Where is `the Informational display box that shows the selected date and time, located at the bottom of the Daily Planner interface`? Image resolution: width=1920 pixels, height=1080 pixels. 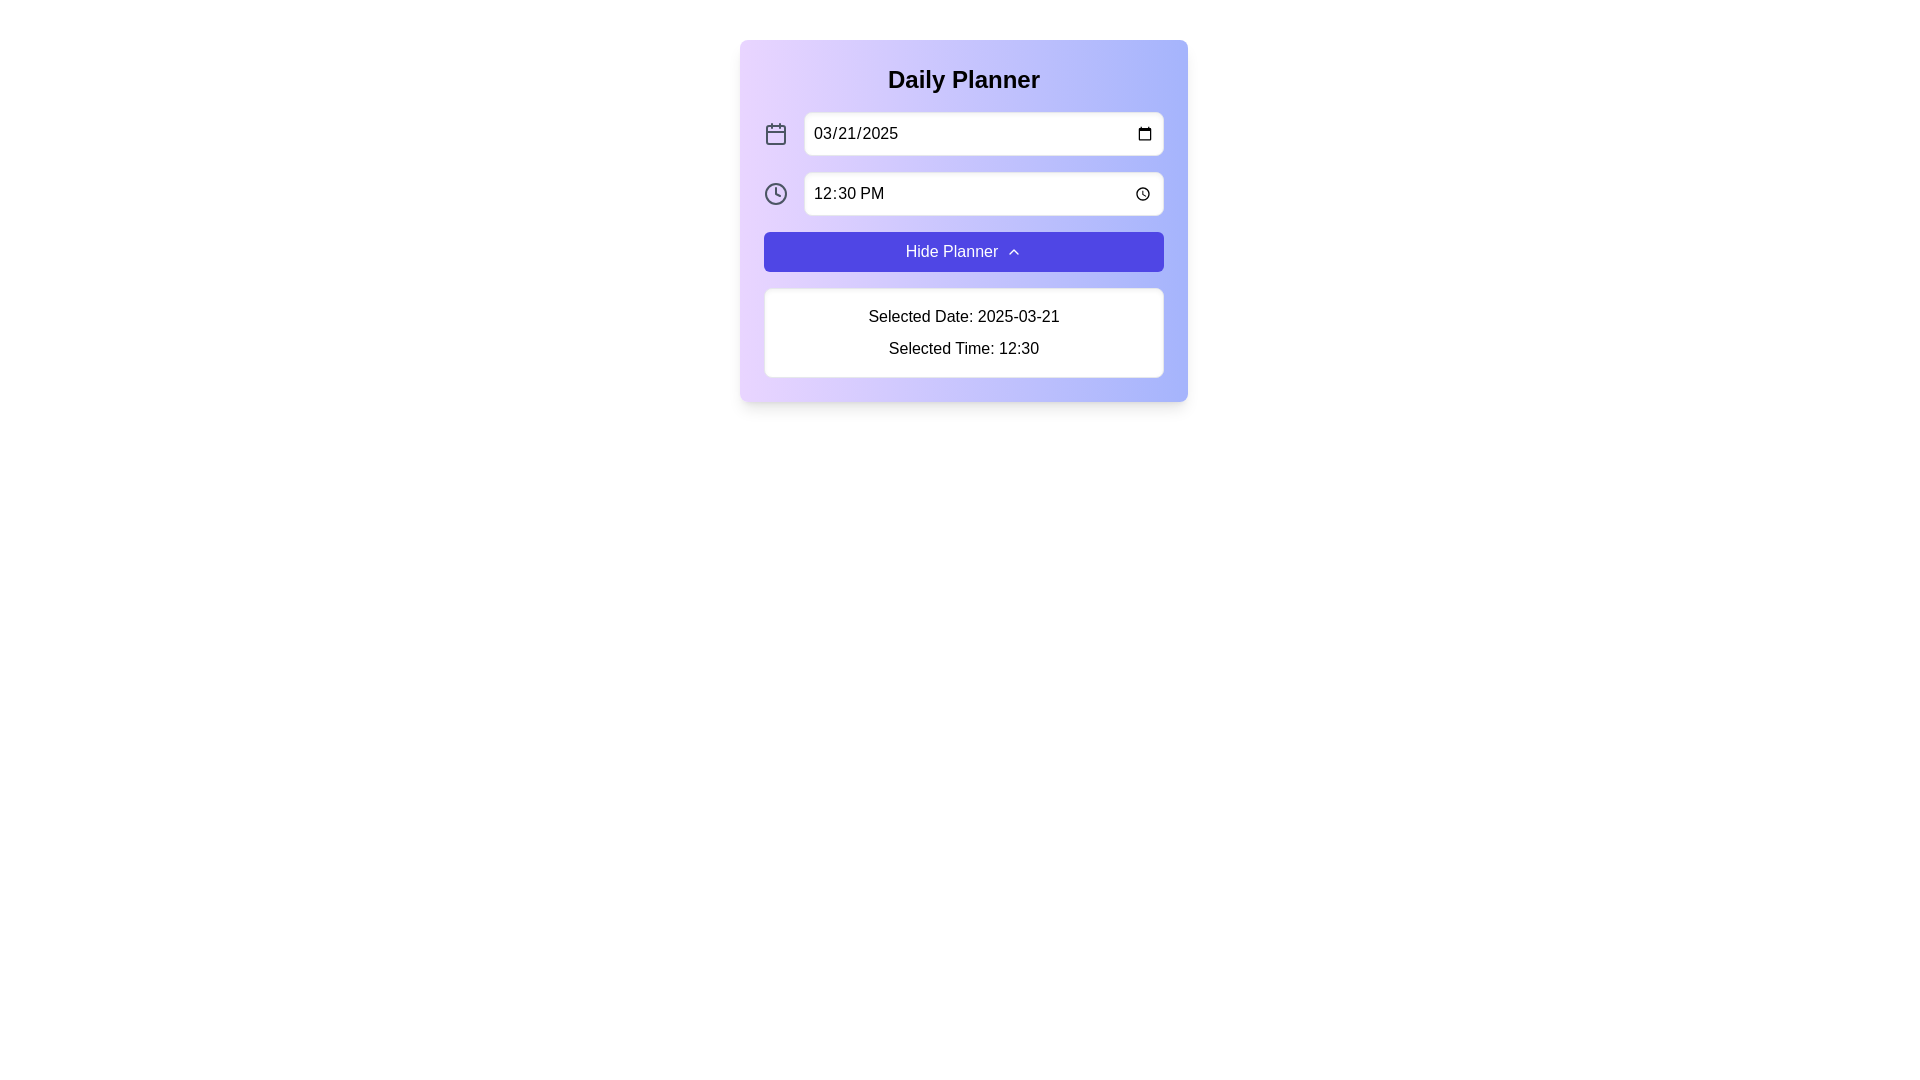 the Informational display box that shows the selected date and time, located at the bottom of the Daily Planner interface is located at coordinates (964, 331).